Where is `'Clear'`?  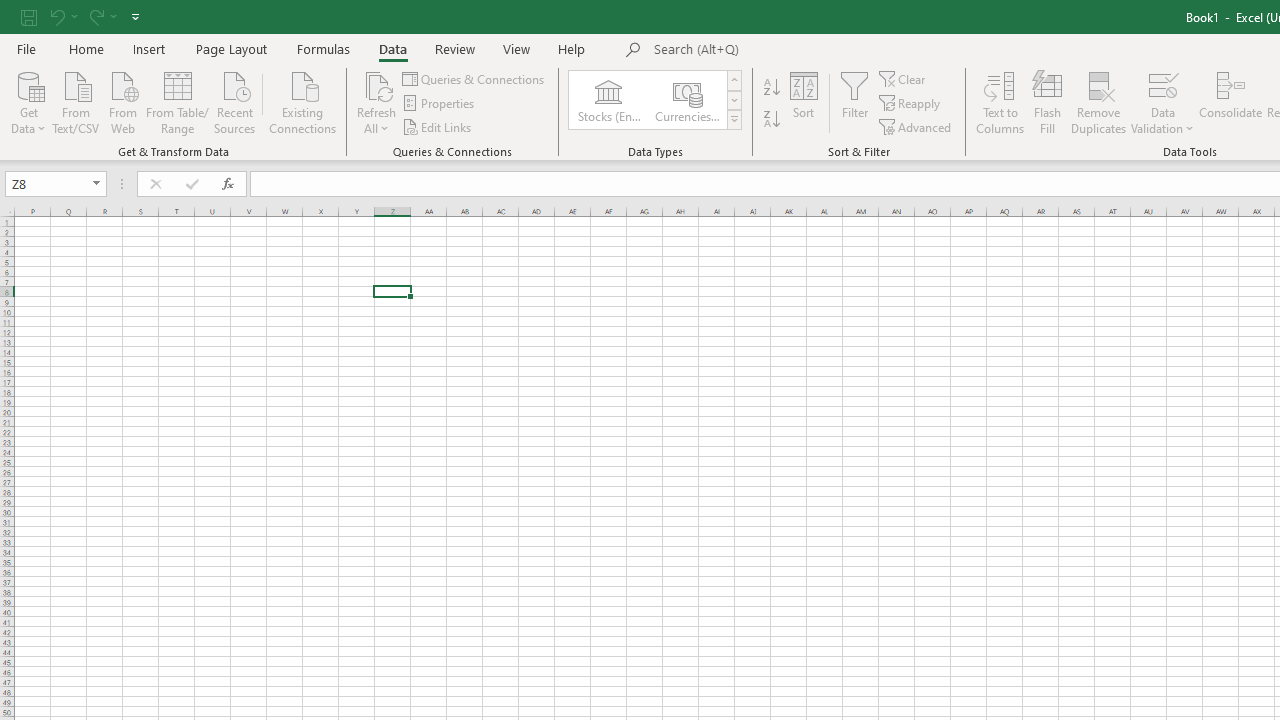 'Clear' is located at coordinates (902, 78).